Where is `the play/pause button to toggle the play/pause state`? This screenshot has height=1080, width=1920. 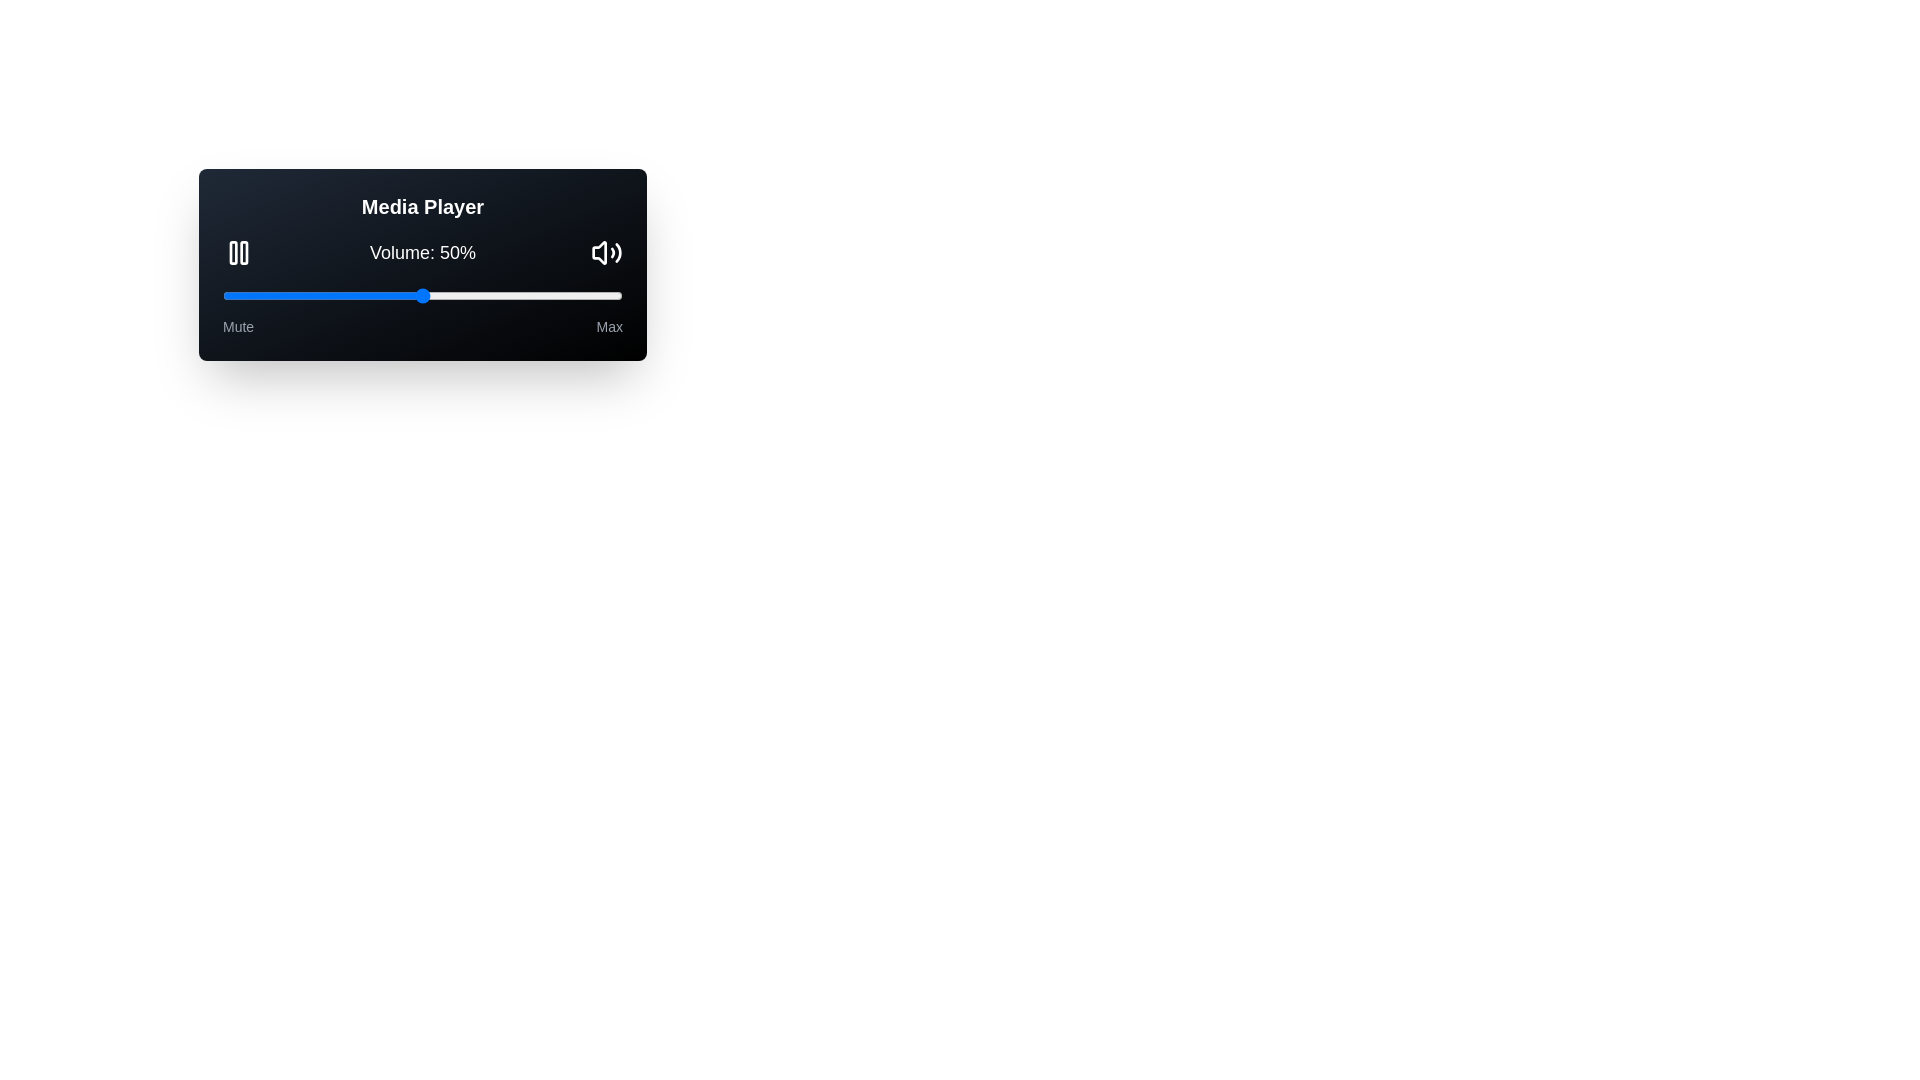
the play/pause button to toggle the play/pause state is located at coordinates (239, 252).